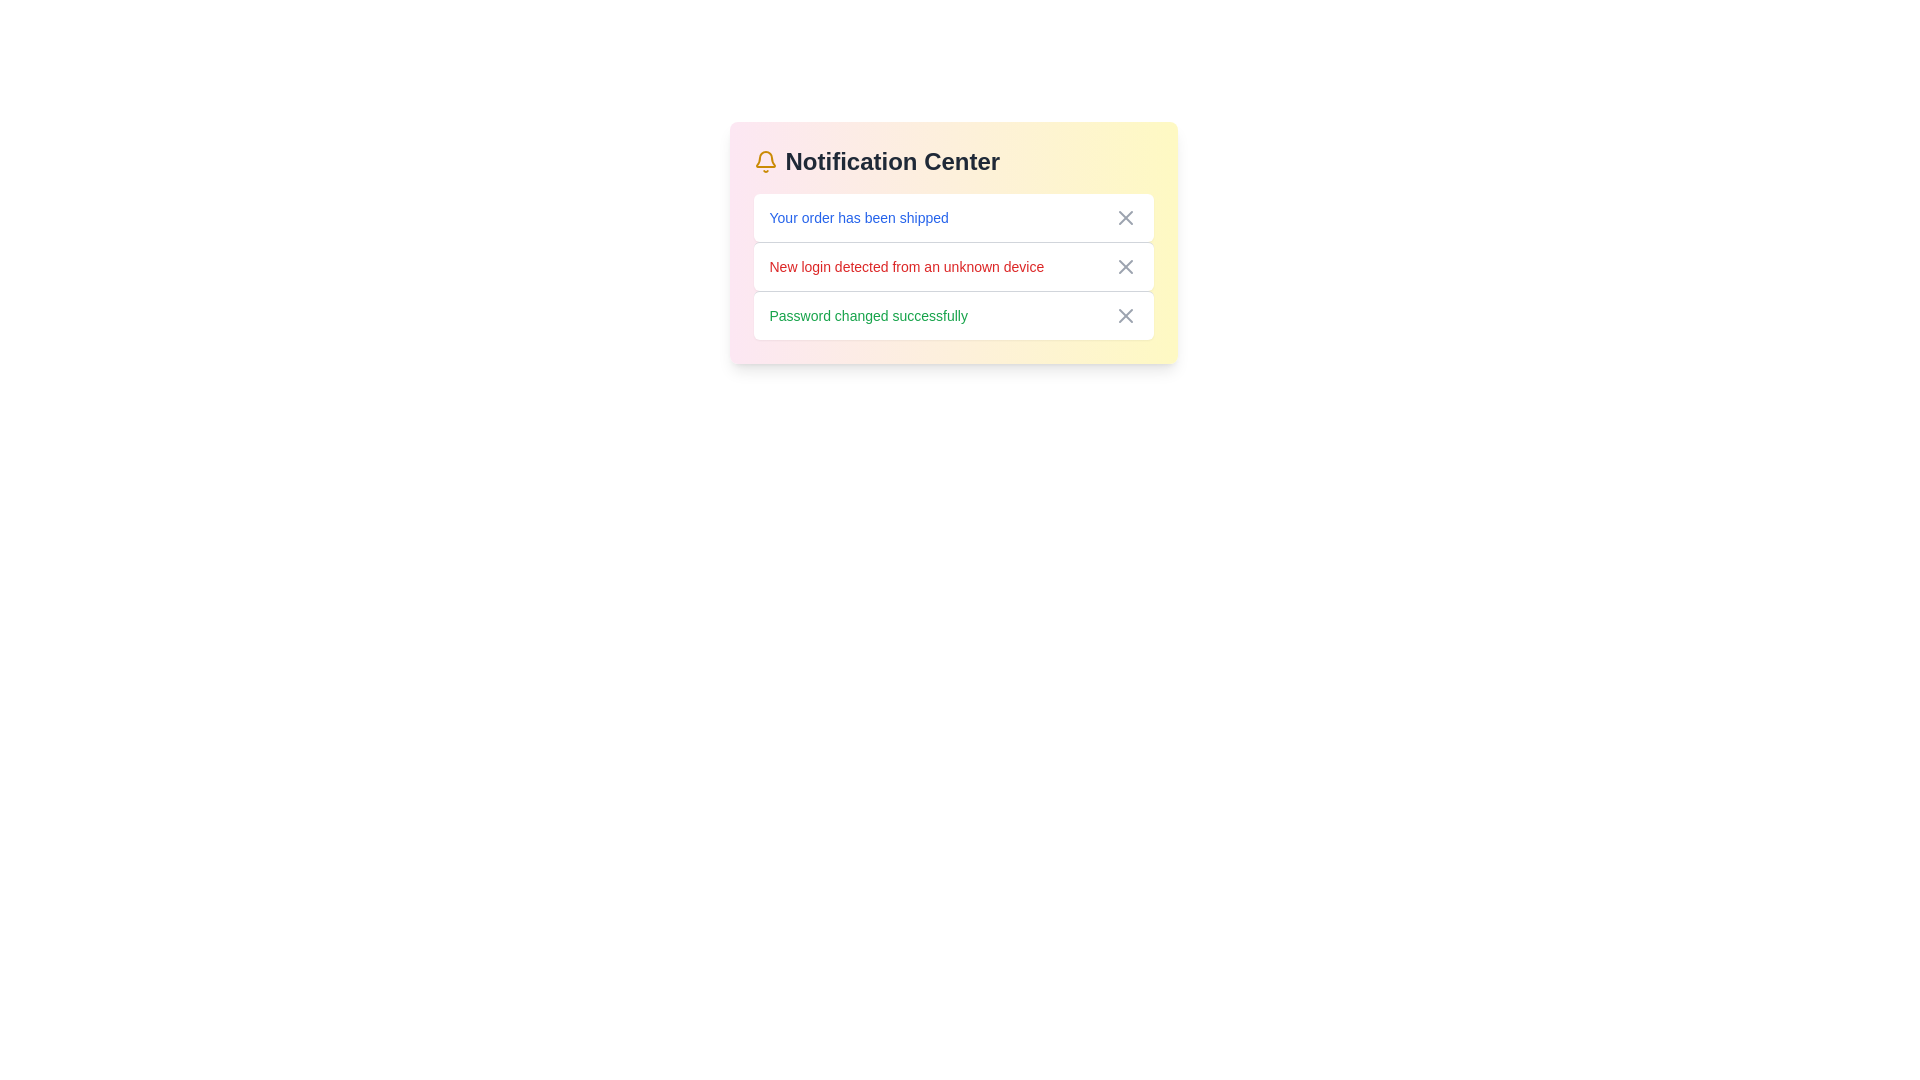 The height and width of the screenshot is (1080, 1920). I want to click on the notification center icon (bell symbol), so click(764, 161).